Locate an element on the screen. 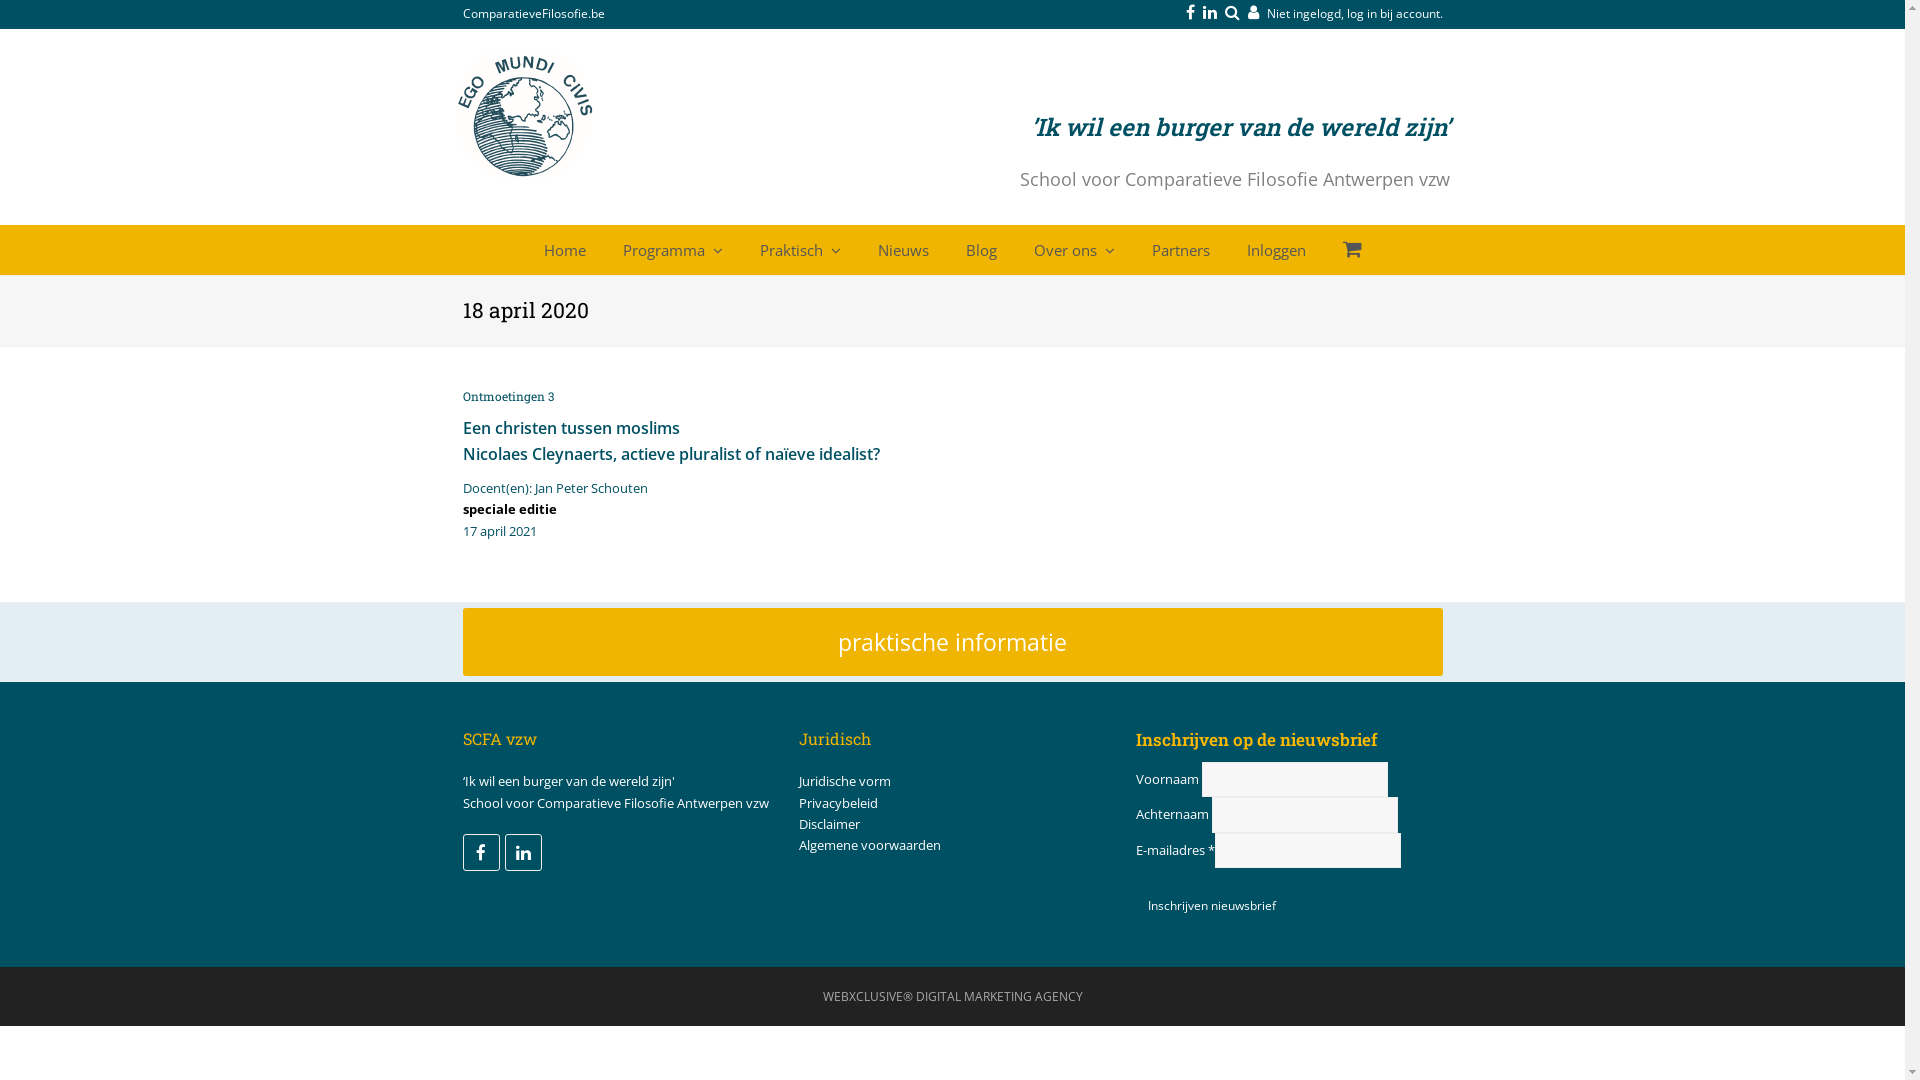 Image resolution: width=1920 pixels, height=1080 pixels. 'Home' is located at coordinates (563, 249).